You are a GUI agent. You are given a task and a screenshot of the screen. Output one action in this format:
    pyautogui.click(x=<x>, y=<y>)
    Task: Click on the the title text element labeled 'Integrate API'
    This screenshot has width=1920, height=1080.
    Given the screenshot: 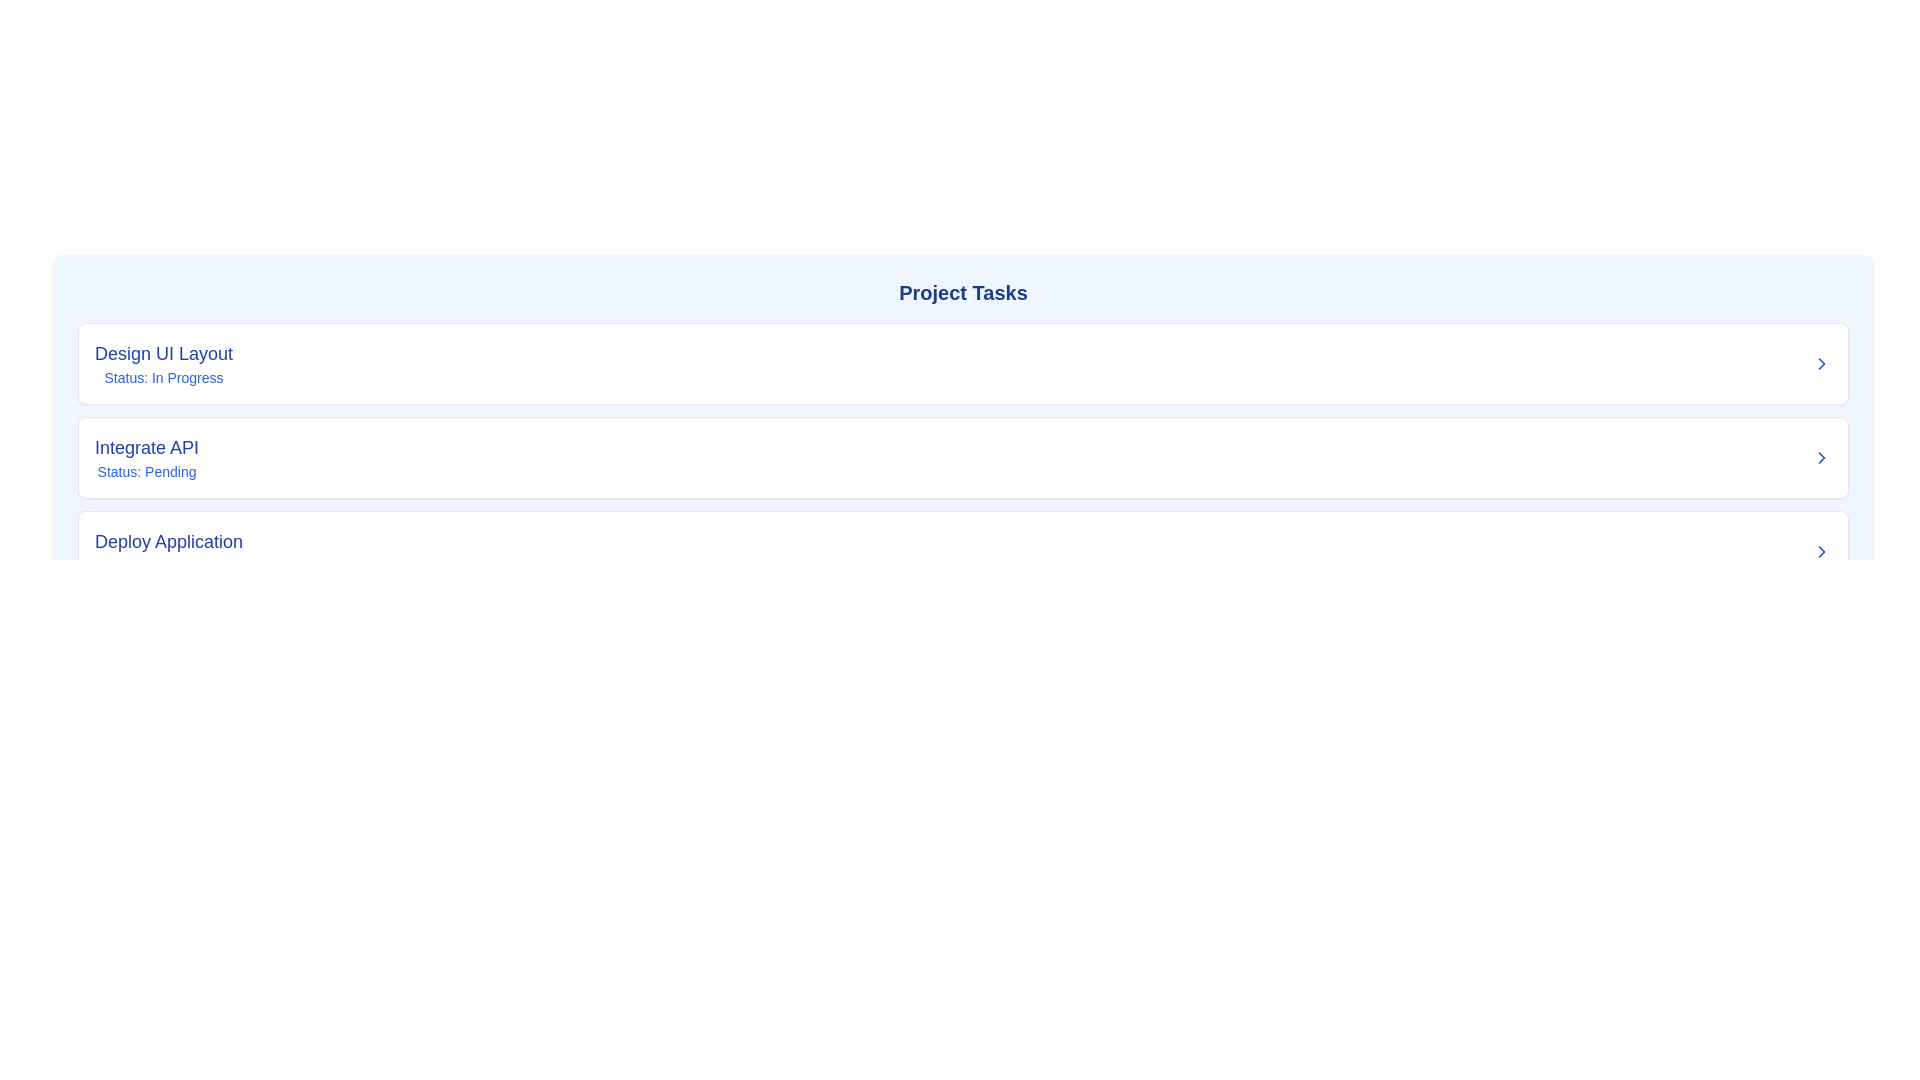 What is the action you would take?
    pyautogui.click(x=146, y=446)
    